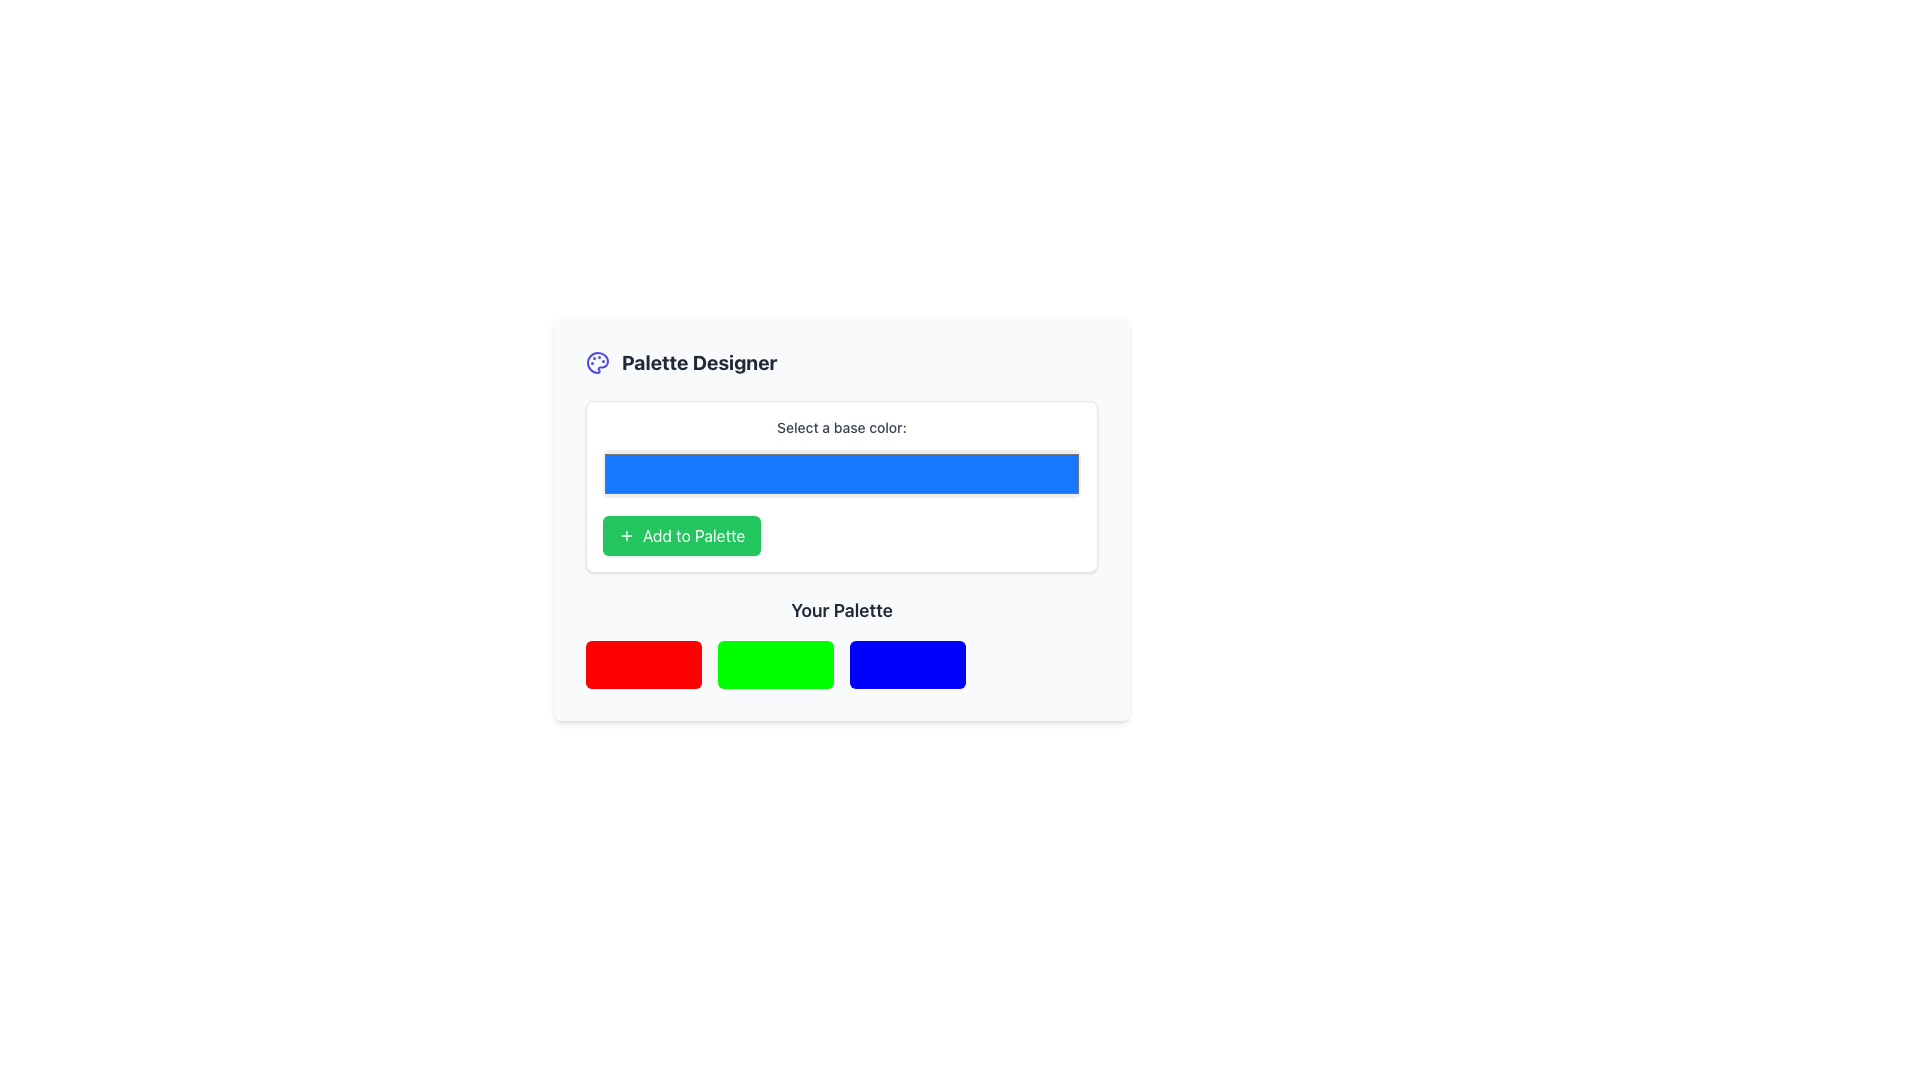 The width and height of the screenshot is (1920, 1080). What do you see at coordinates (775, 664) in the screenshot?
I see `the bright green color display box in the 'Your Palette' section` at bounding box center [775, 664].